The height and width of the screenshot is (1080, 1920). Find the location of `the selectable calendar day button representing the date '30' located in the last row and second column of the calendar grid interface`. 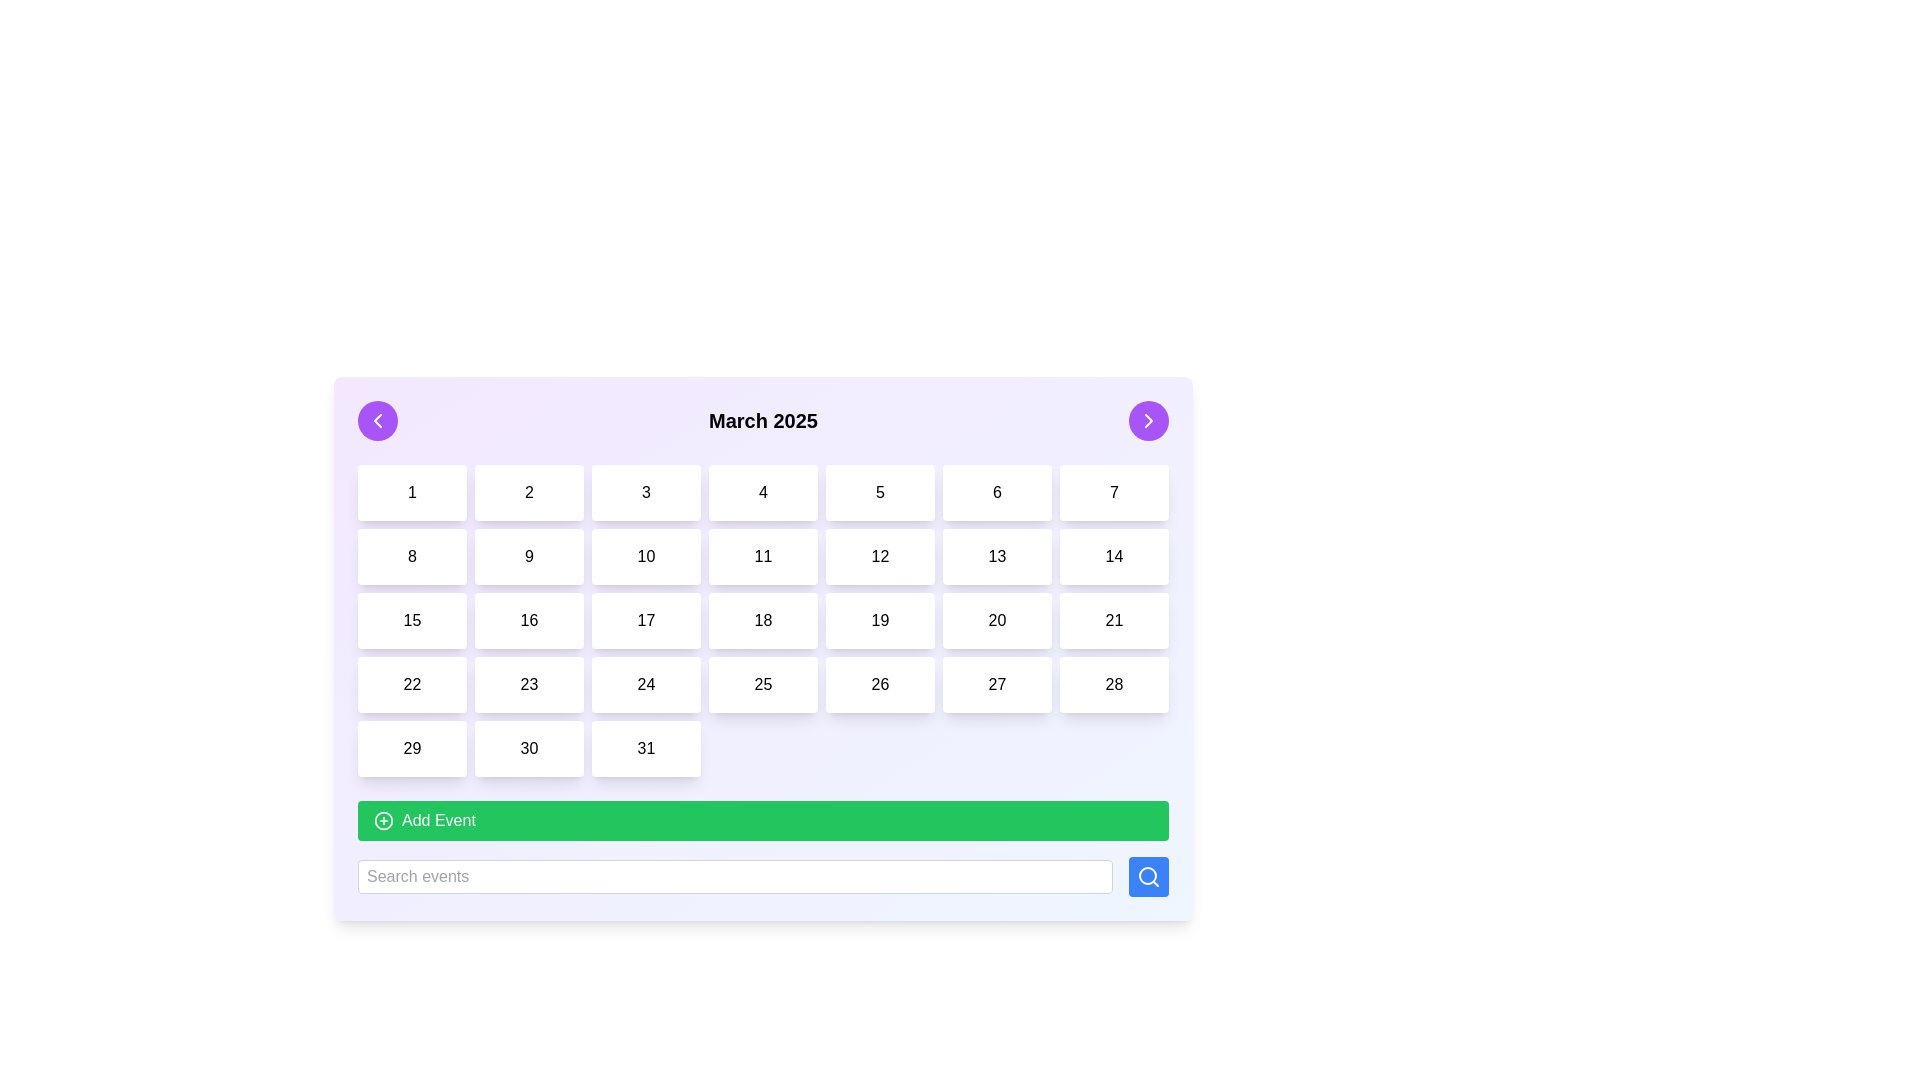

the selectable calendar day button representing the date '30' located in the last row and second column of the calendar grid interface is located at coordinates (529, 748).